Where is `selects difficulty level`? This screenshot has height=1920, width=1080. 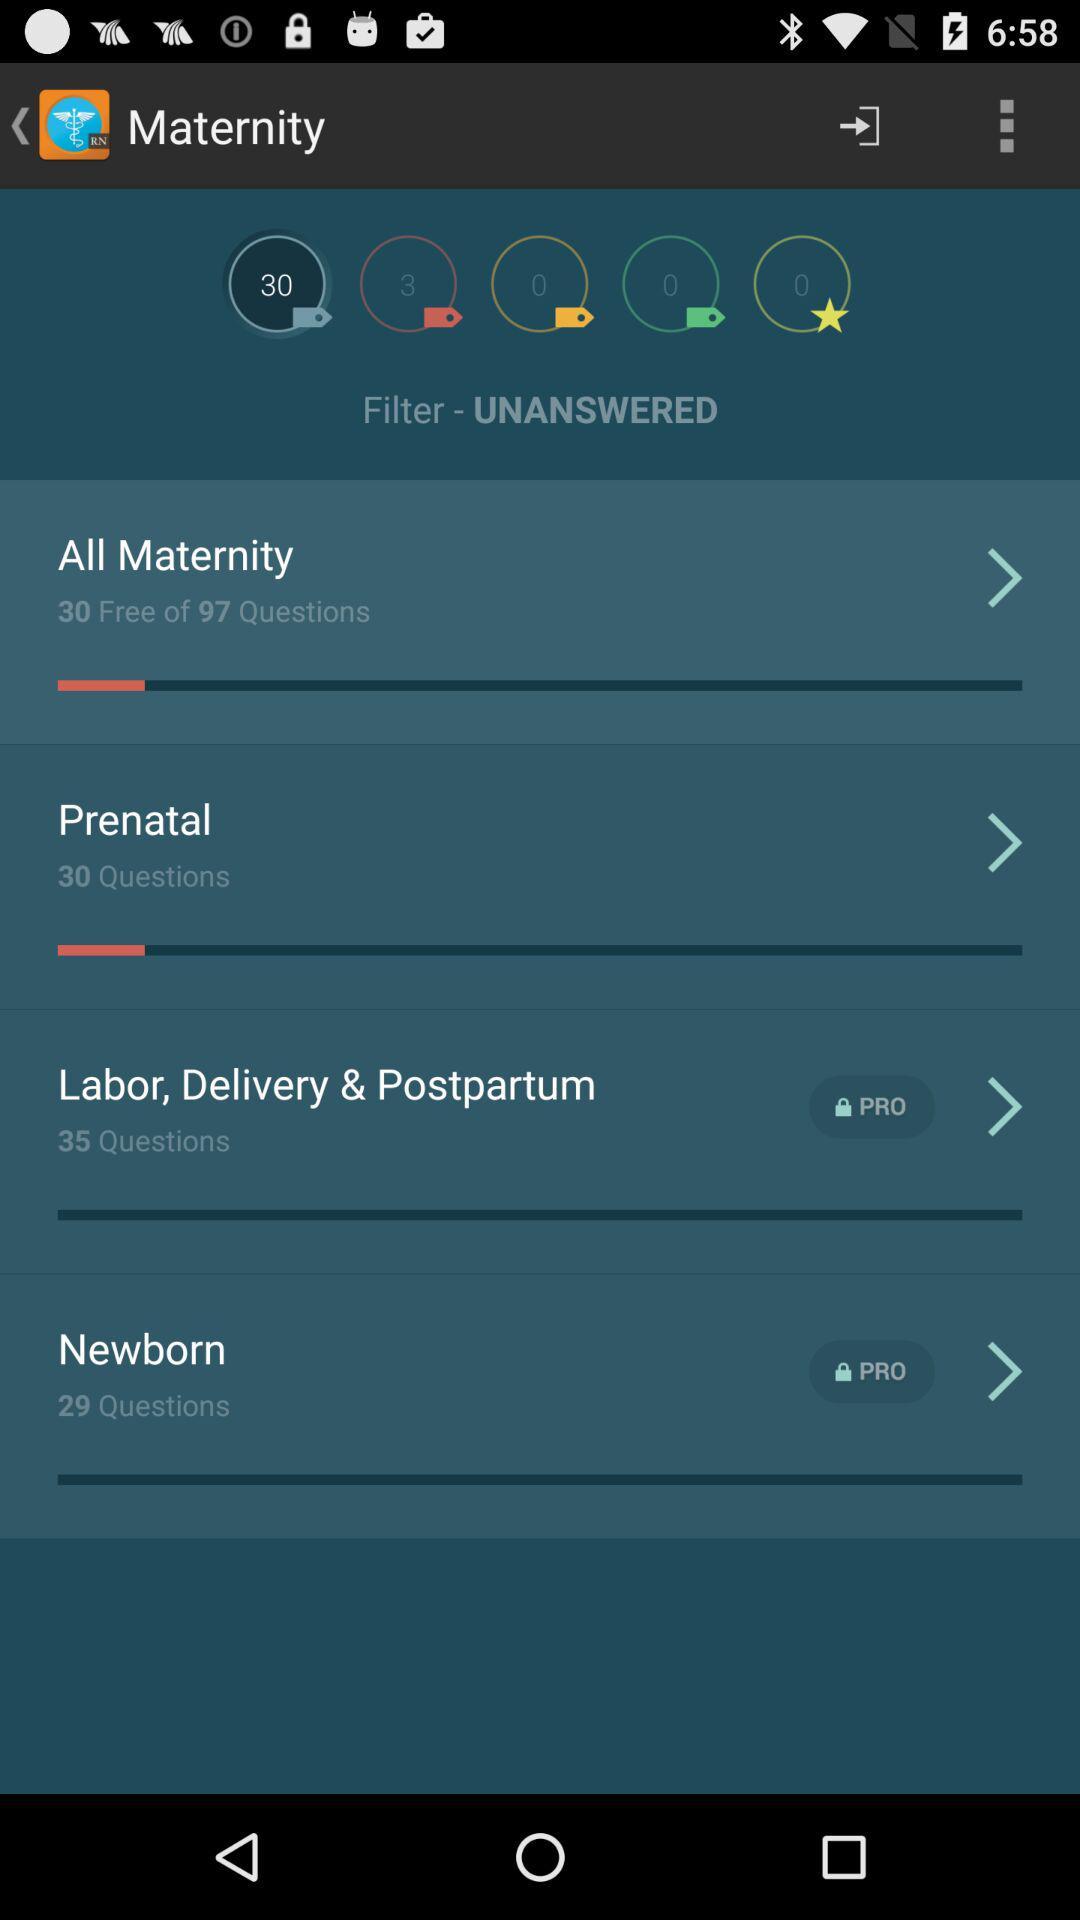 selects difficulty level is located at coordinates (407, 282).